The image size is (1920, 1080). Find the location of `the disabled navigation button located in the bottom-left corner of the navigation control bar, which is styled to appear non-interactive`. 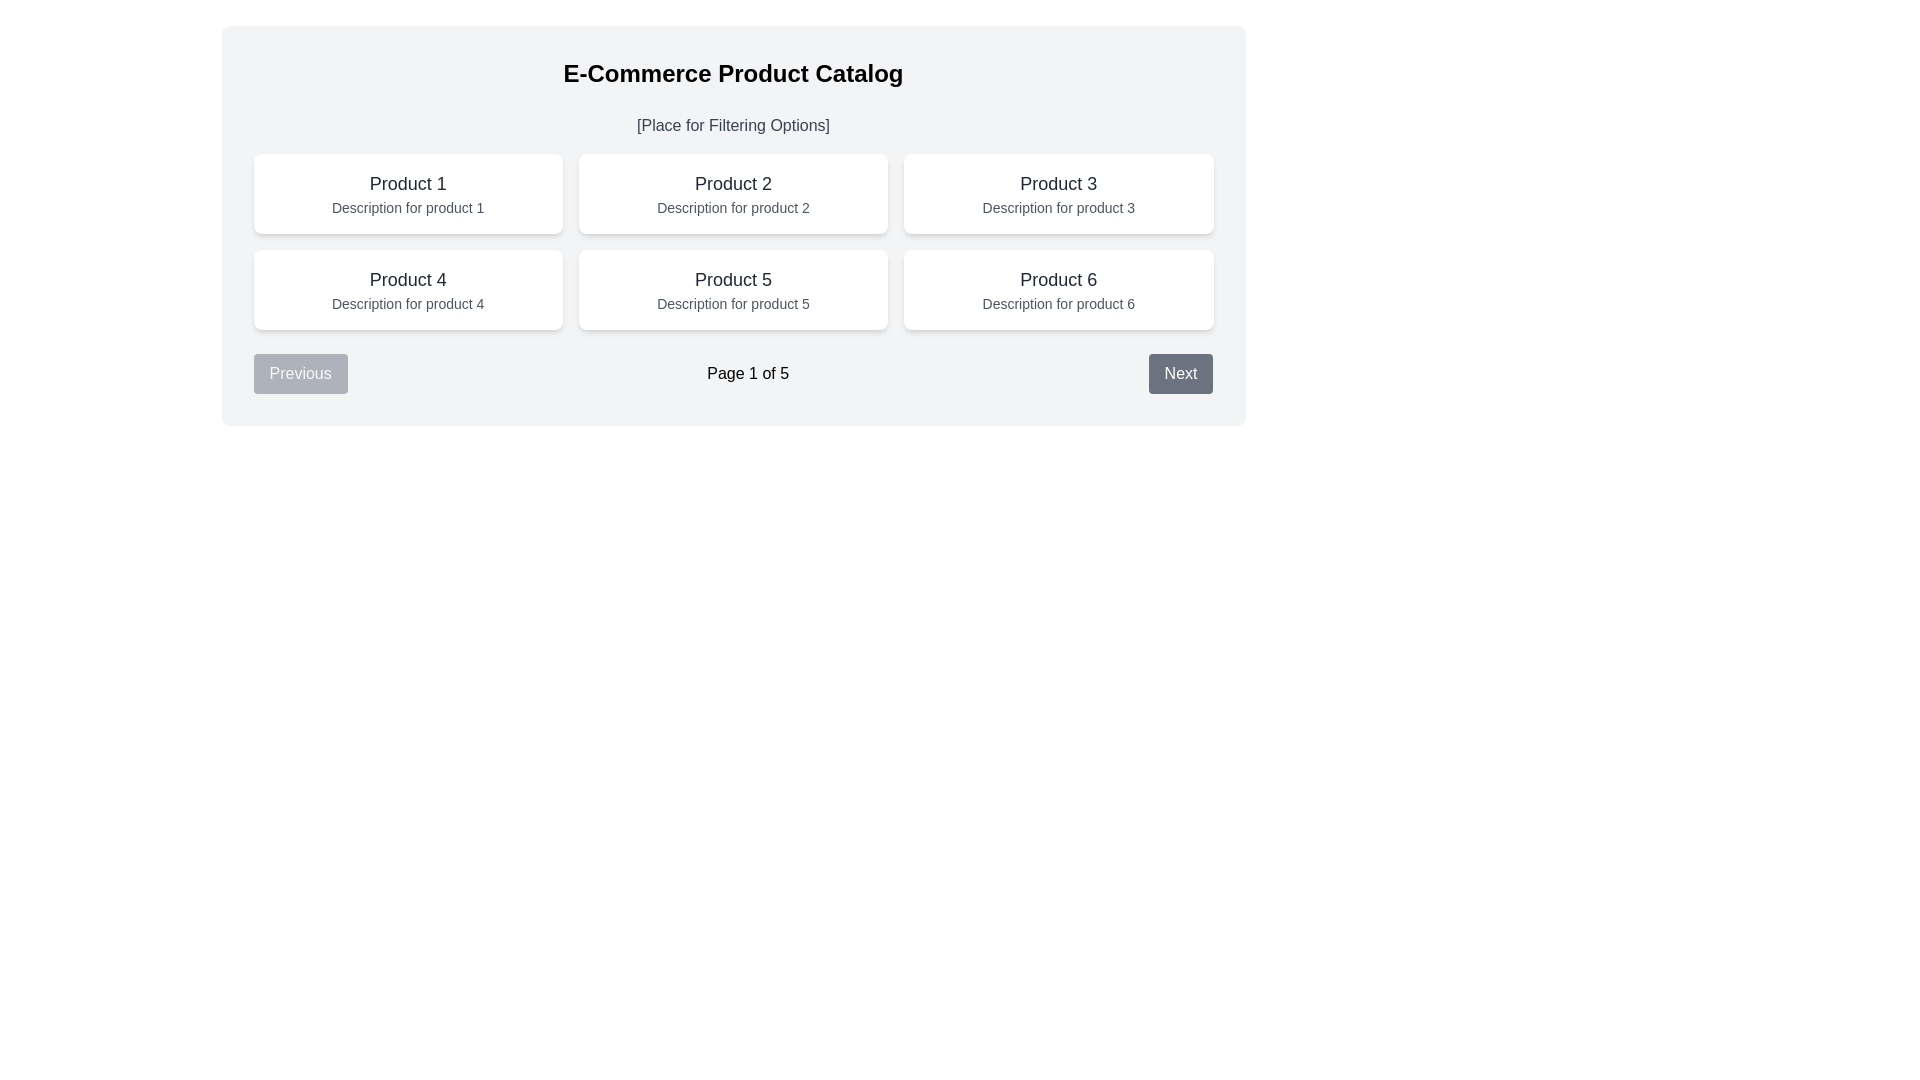

the disabled navigation button located in the bottom-left corner of the navigation control bar, which is styled to appear non-interactive is located at coordinates (299, 374).